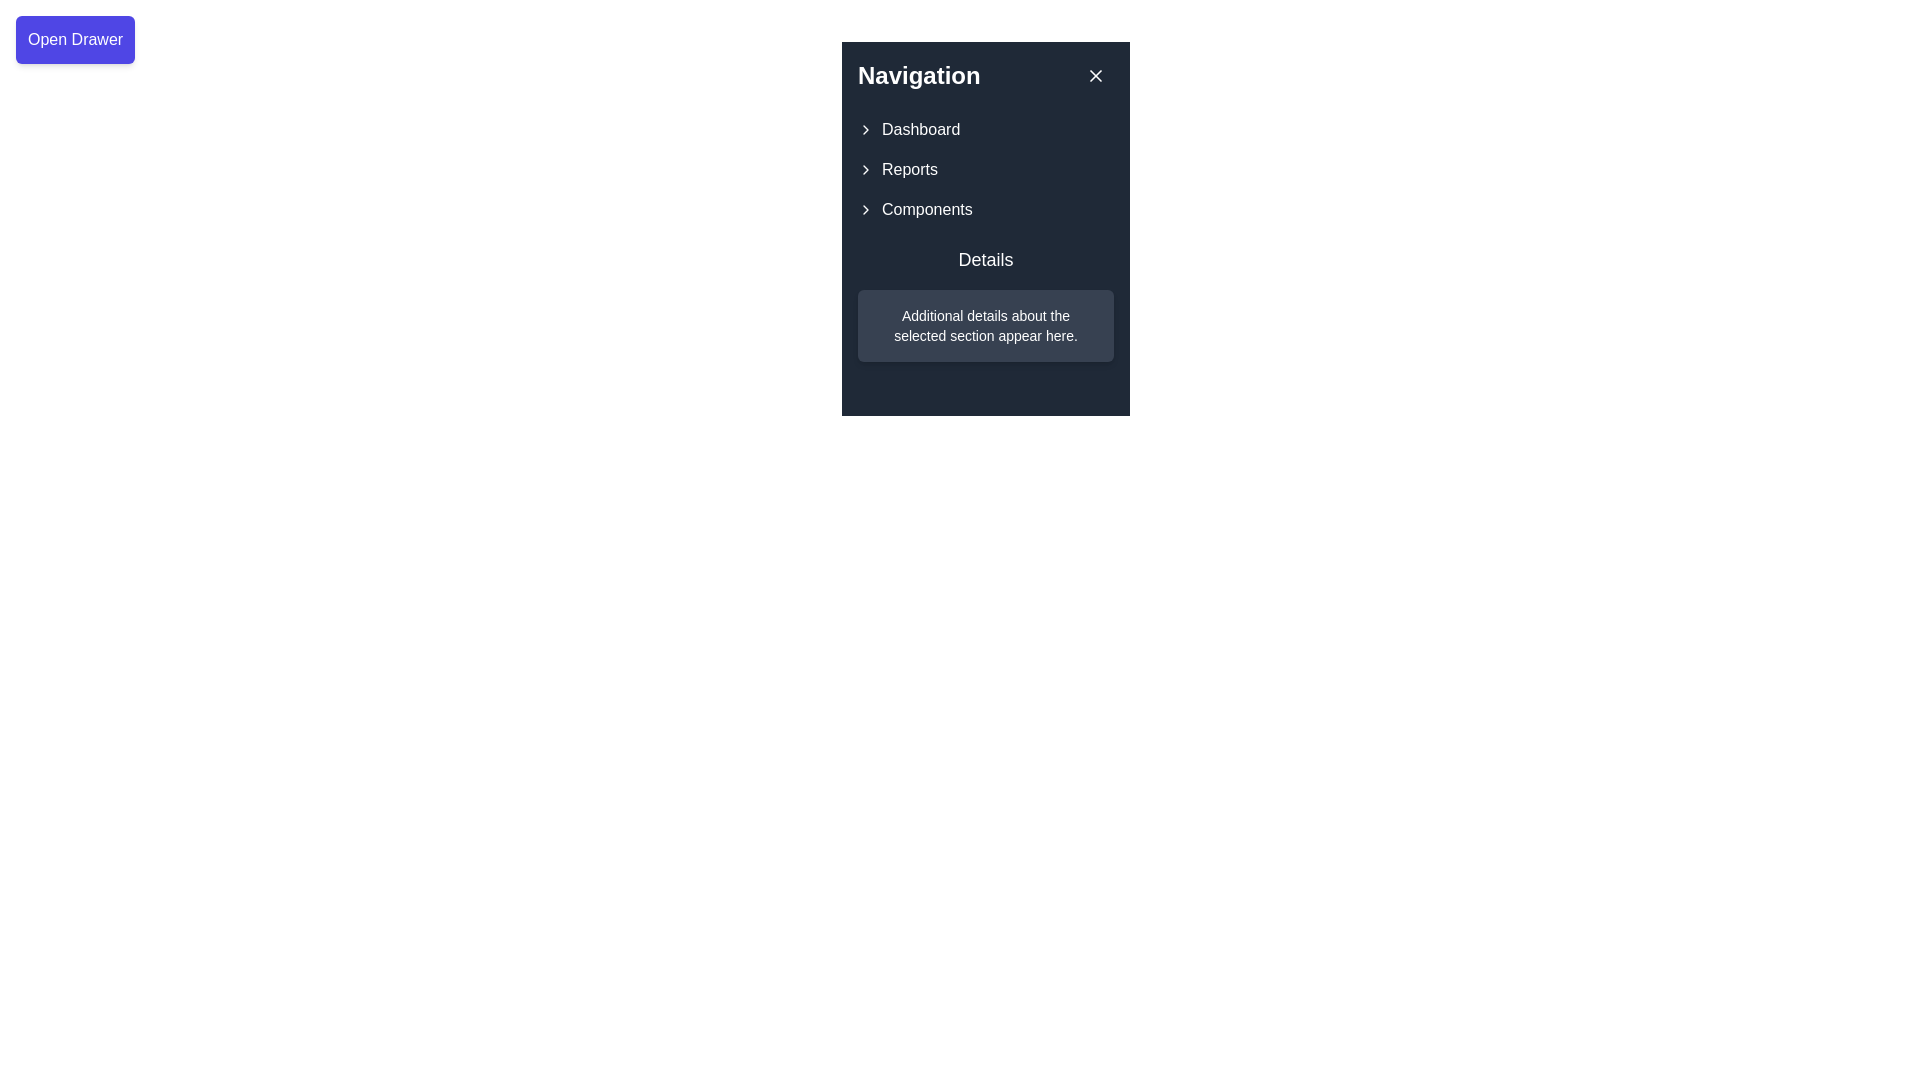  Describe the element at coordinates (1094, 75) in the screenshot. I see `the Close Button icon located in the top-right corner of the navigation panel` at that location.